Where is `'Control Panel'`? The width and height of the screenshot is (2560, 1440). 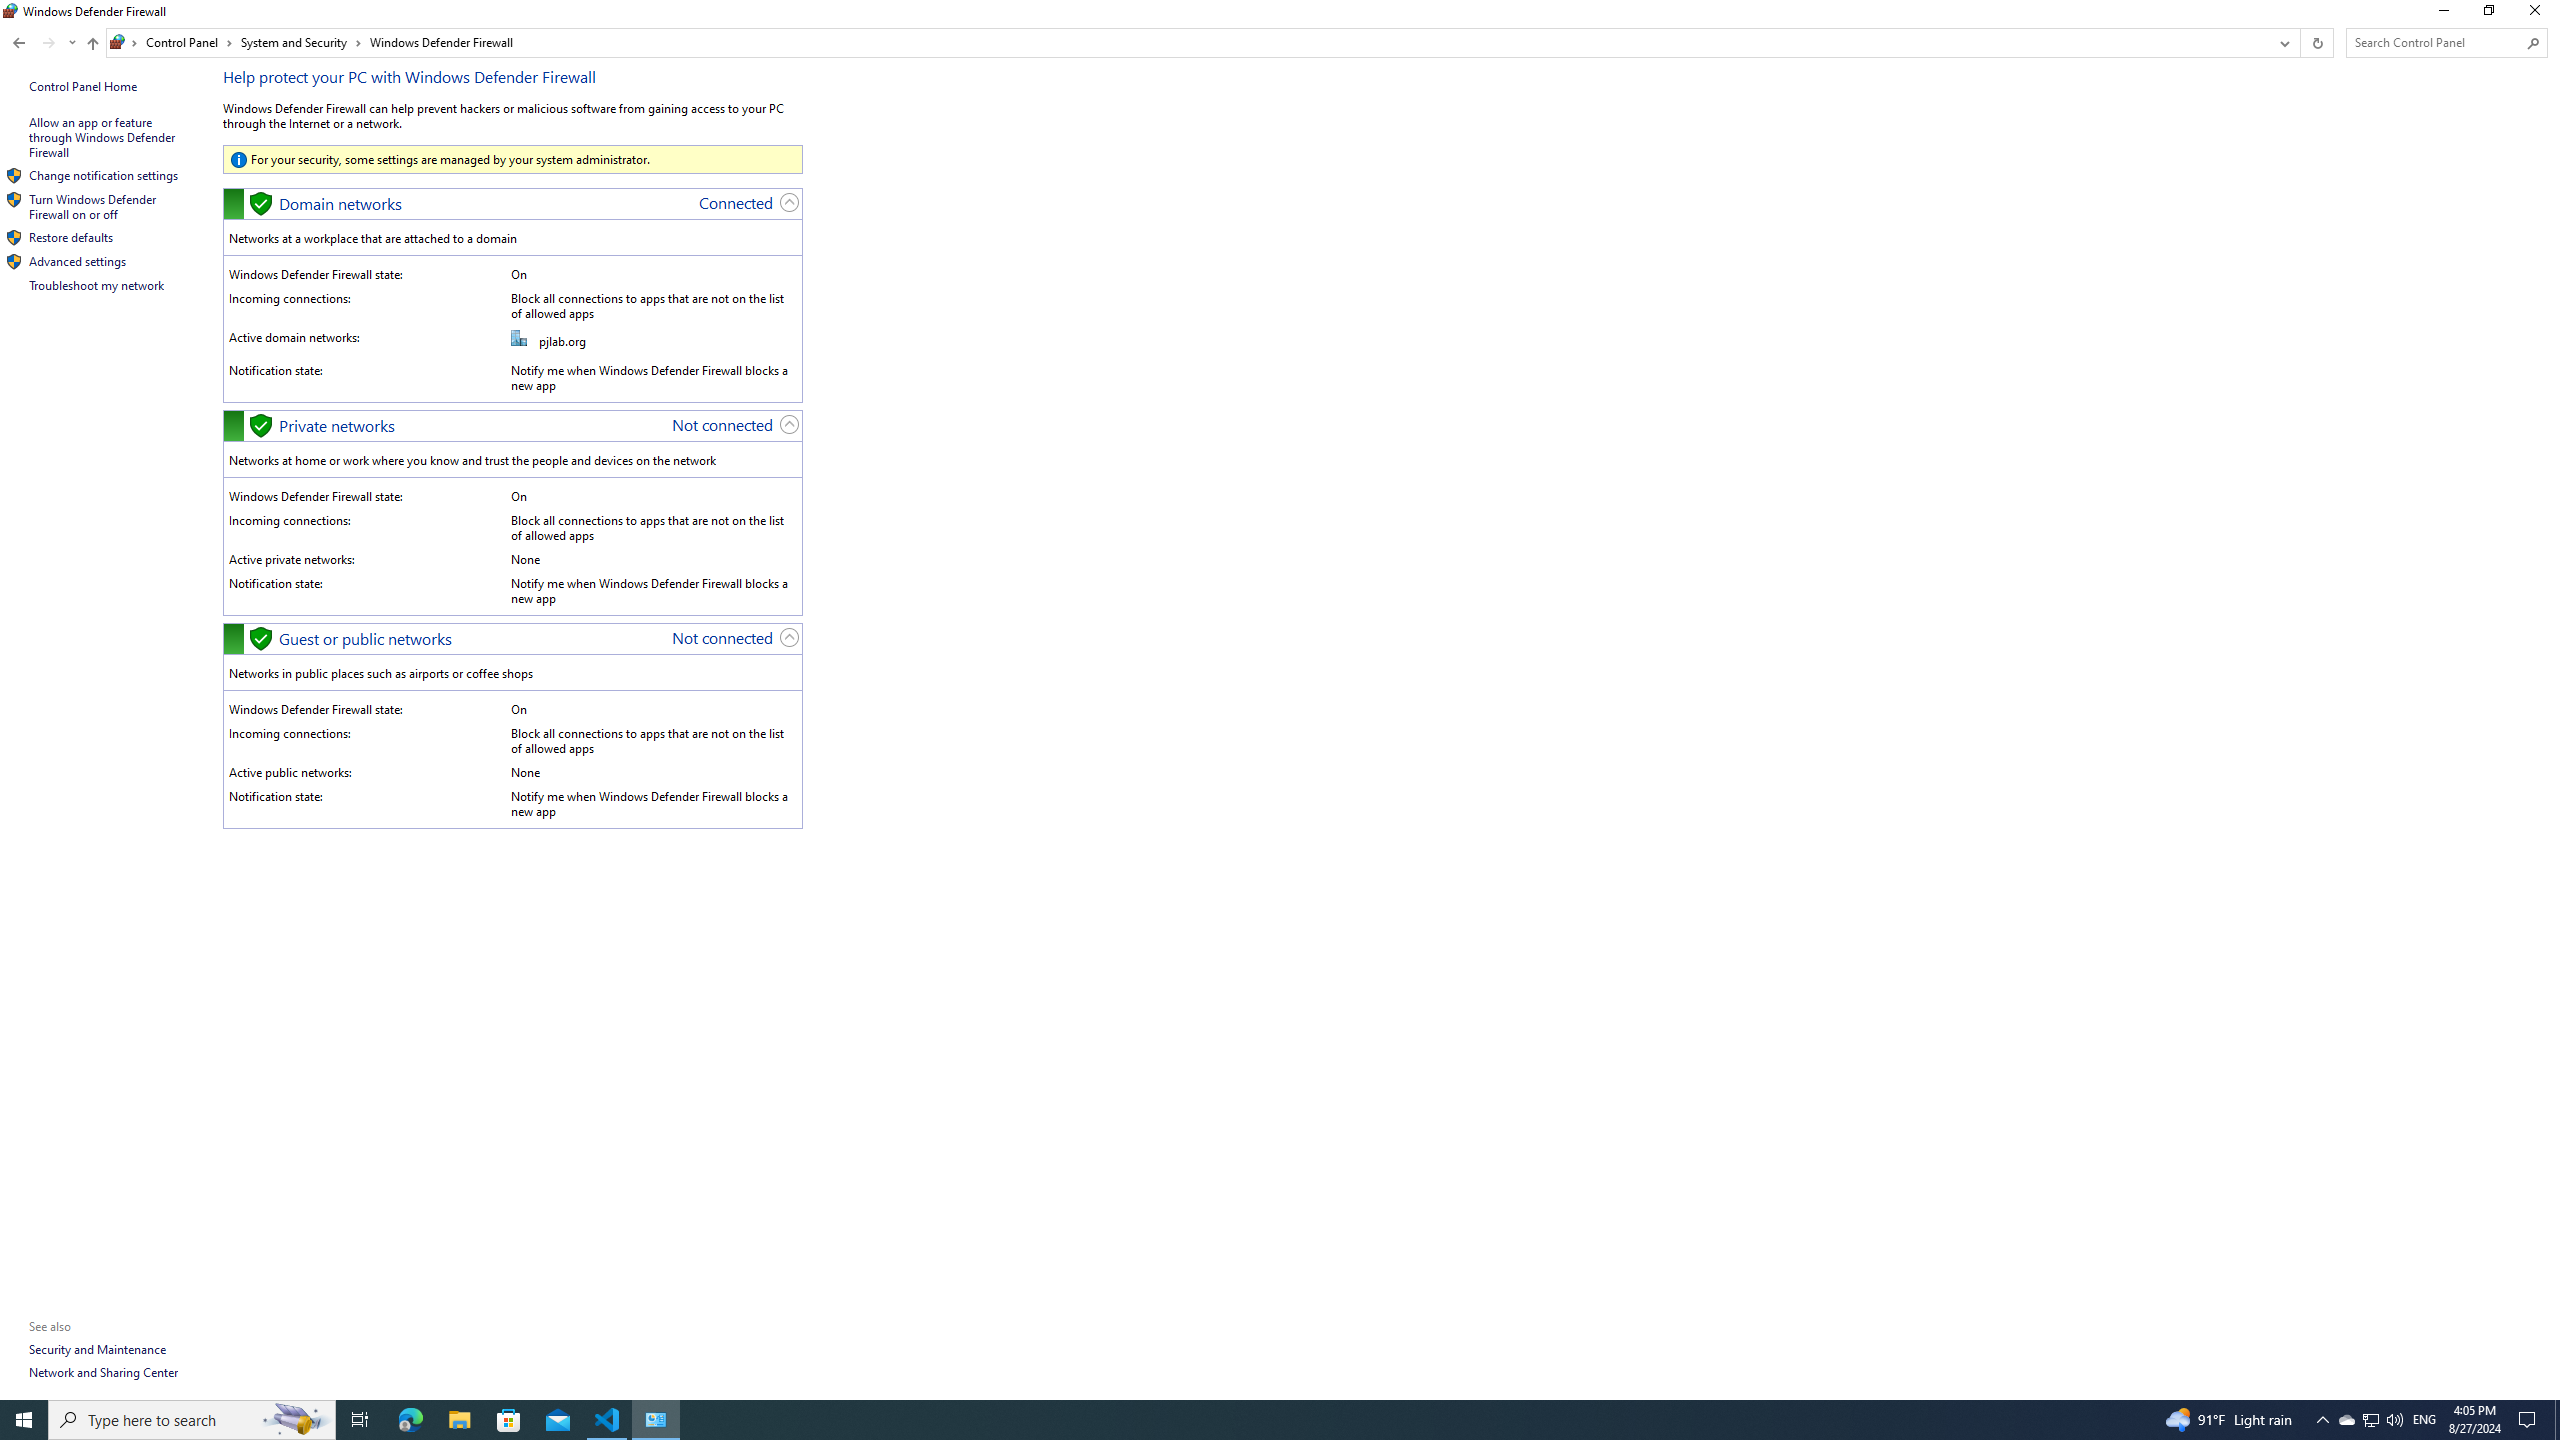
'Control Panel' is located at coordinates (188, 42).